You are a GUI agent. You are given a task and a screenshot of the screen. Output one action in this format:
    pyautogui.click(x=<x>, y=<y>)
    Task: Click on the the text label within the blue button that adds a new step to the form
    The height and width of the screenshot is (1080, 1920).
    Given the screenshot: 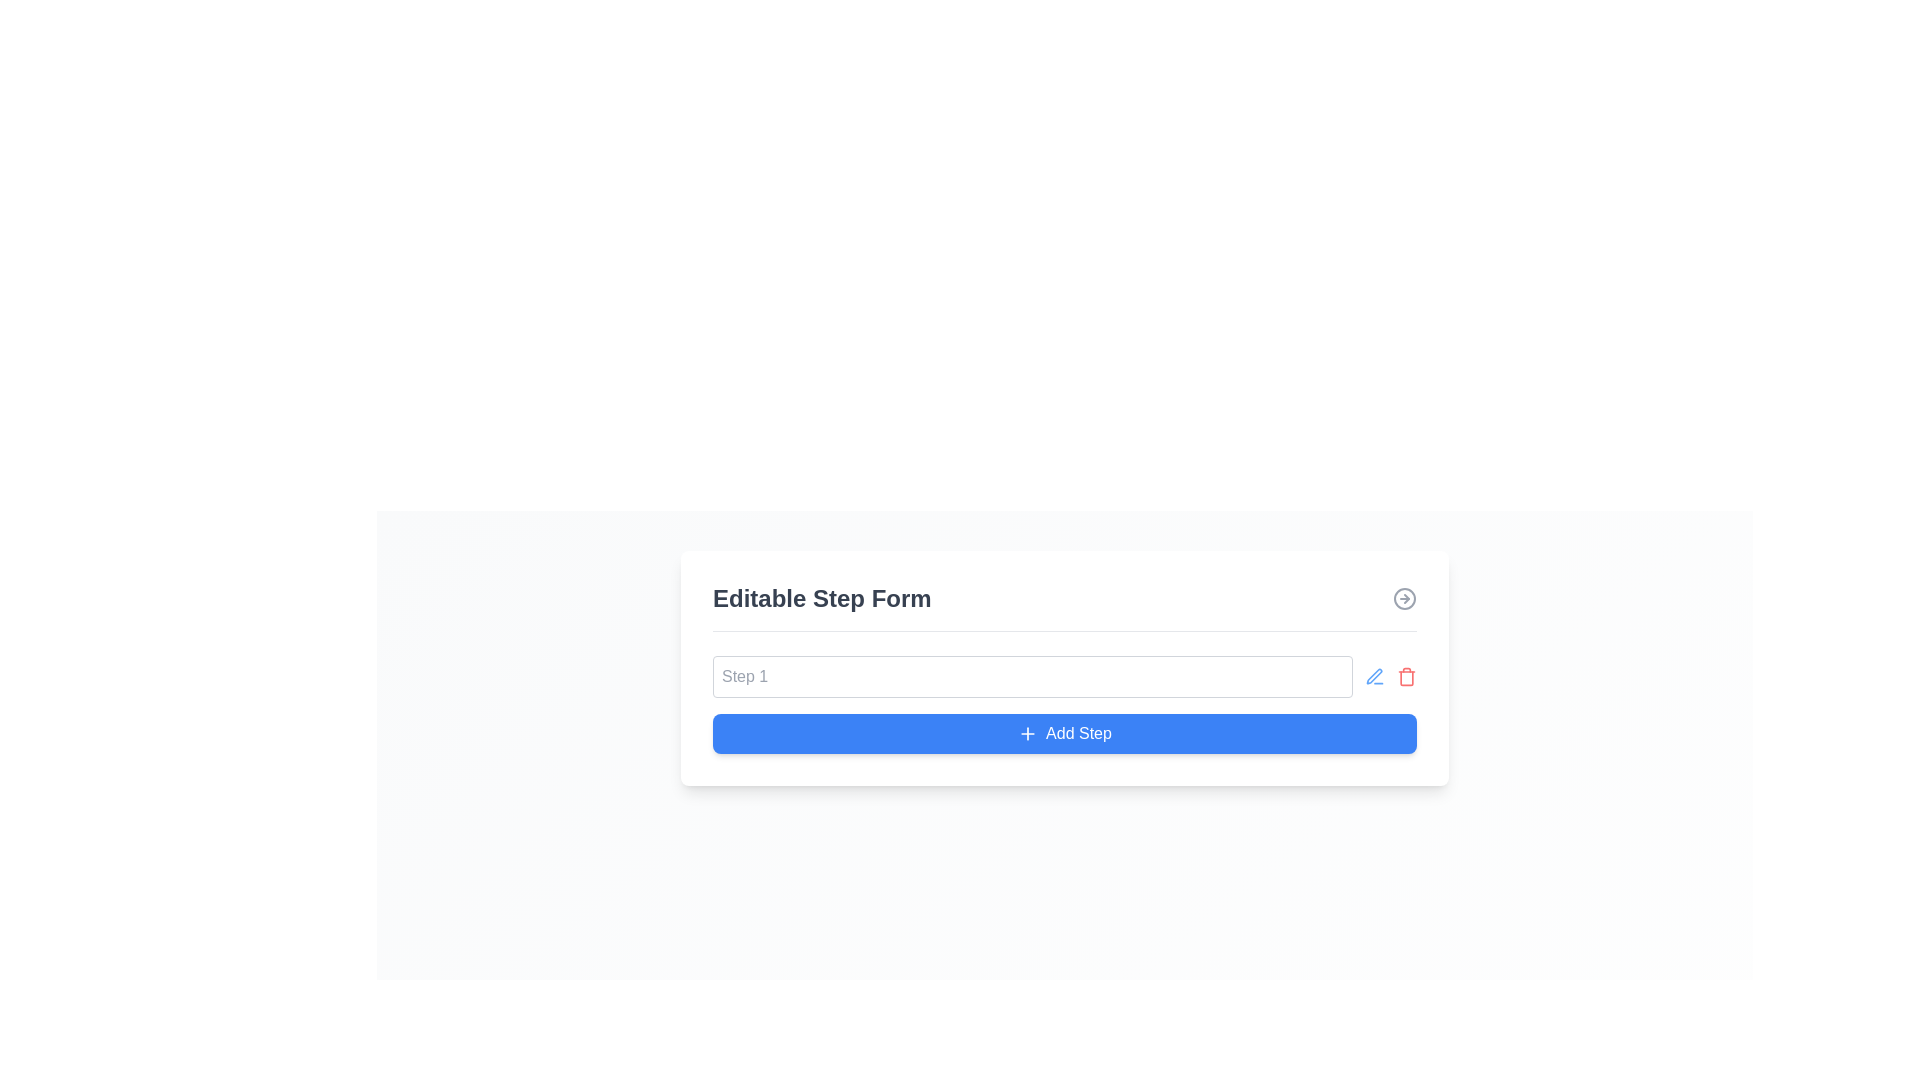 What is the action you would take?
    pyautogui.click(x=1078, y=733)
    